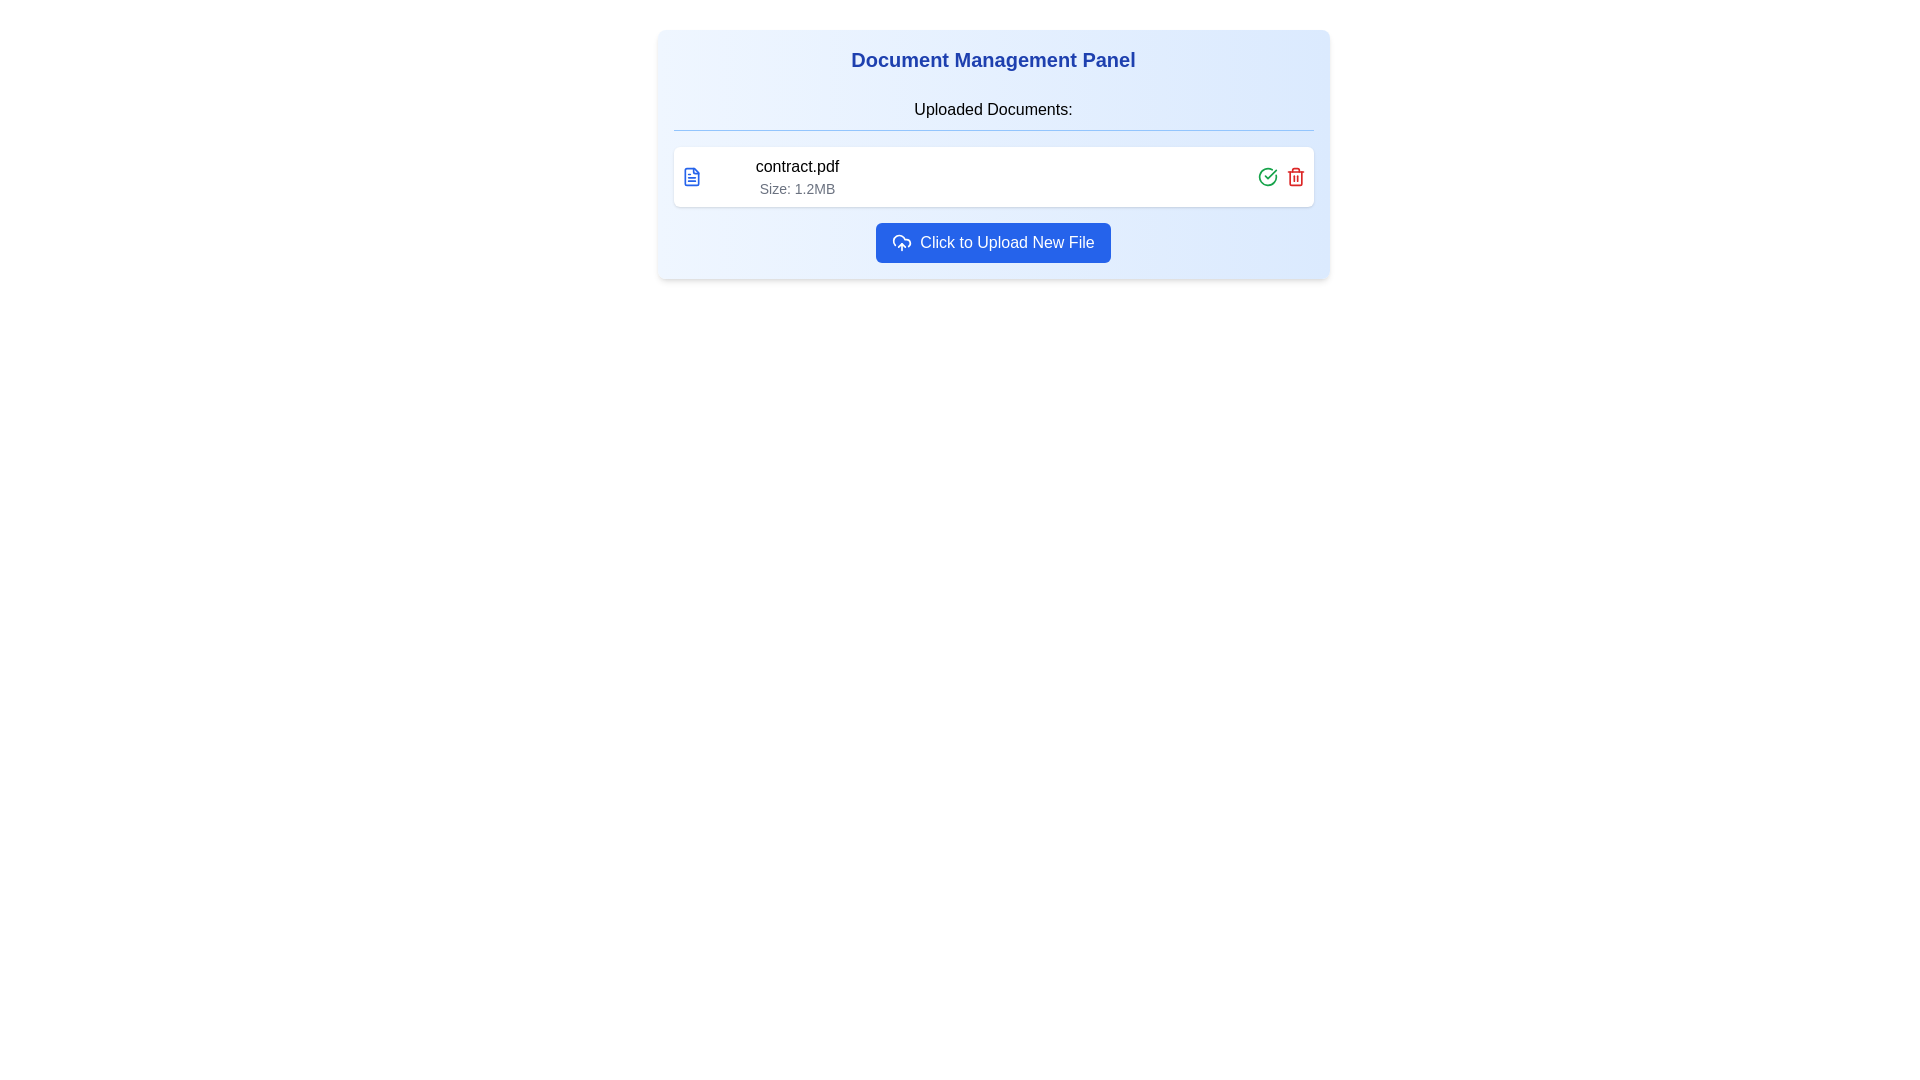 The width and height of the screenshot is (1920, 1080). What do you see at coordinates (691, 176) in the screenshot?
I see `the document type icon located to the left of the text 'contract.pdf' and 'Size: 1.2MB'` at bounding box center [691, 176].